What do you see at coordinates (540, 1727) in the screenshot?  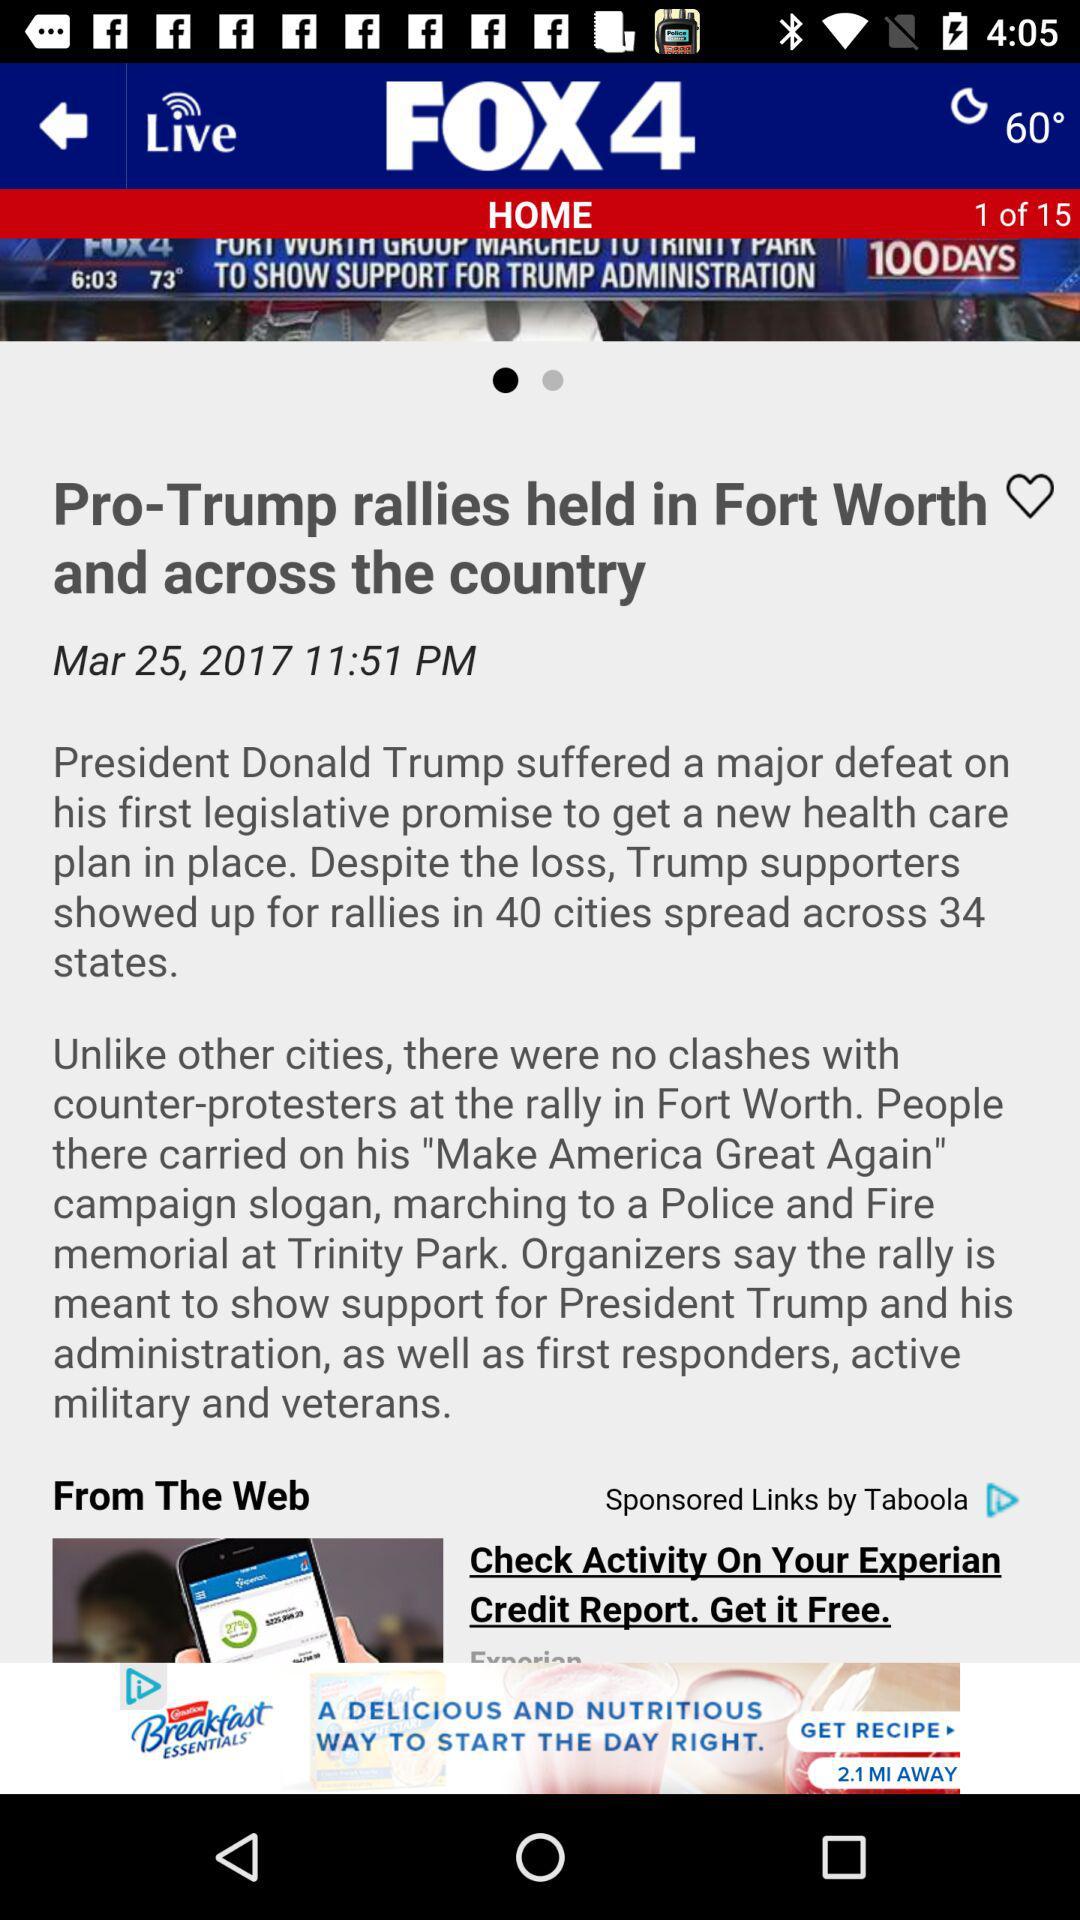 I see `opens up advertisement` at bounding box center [540, 1727].